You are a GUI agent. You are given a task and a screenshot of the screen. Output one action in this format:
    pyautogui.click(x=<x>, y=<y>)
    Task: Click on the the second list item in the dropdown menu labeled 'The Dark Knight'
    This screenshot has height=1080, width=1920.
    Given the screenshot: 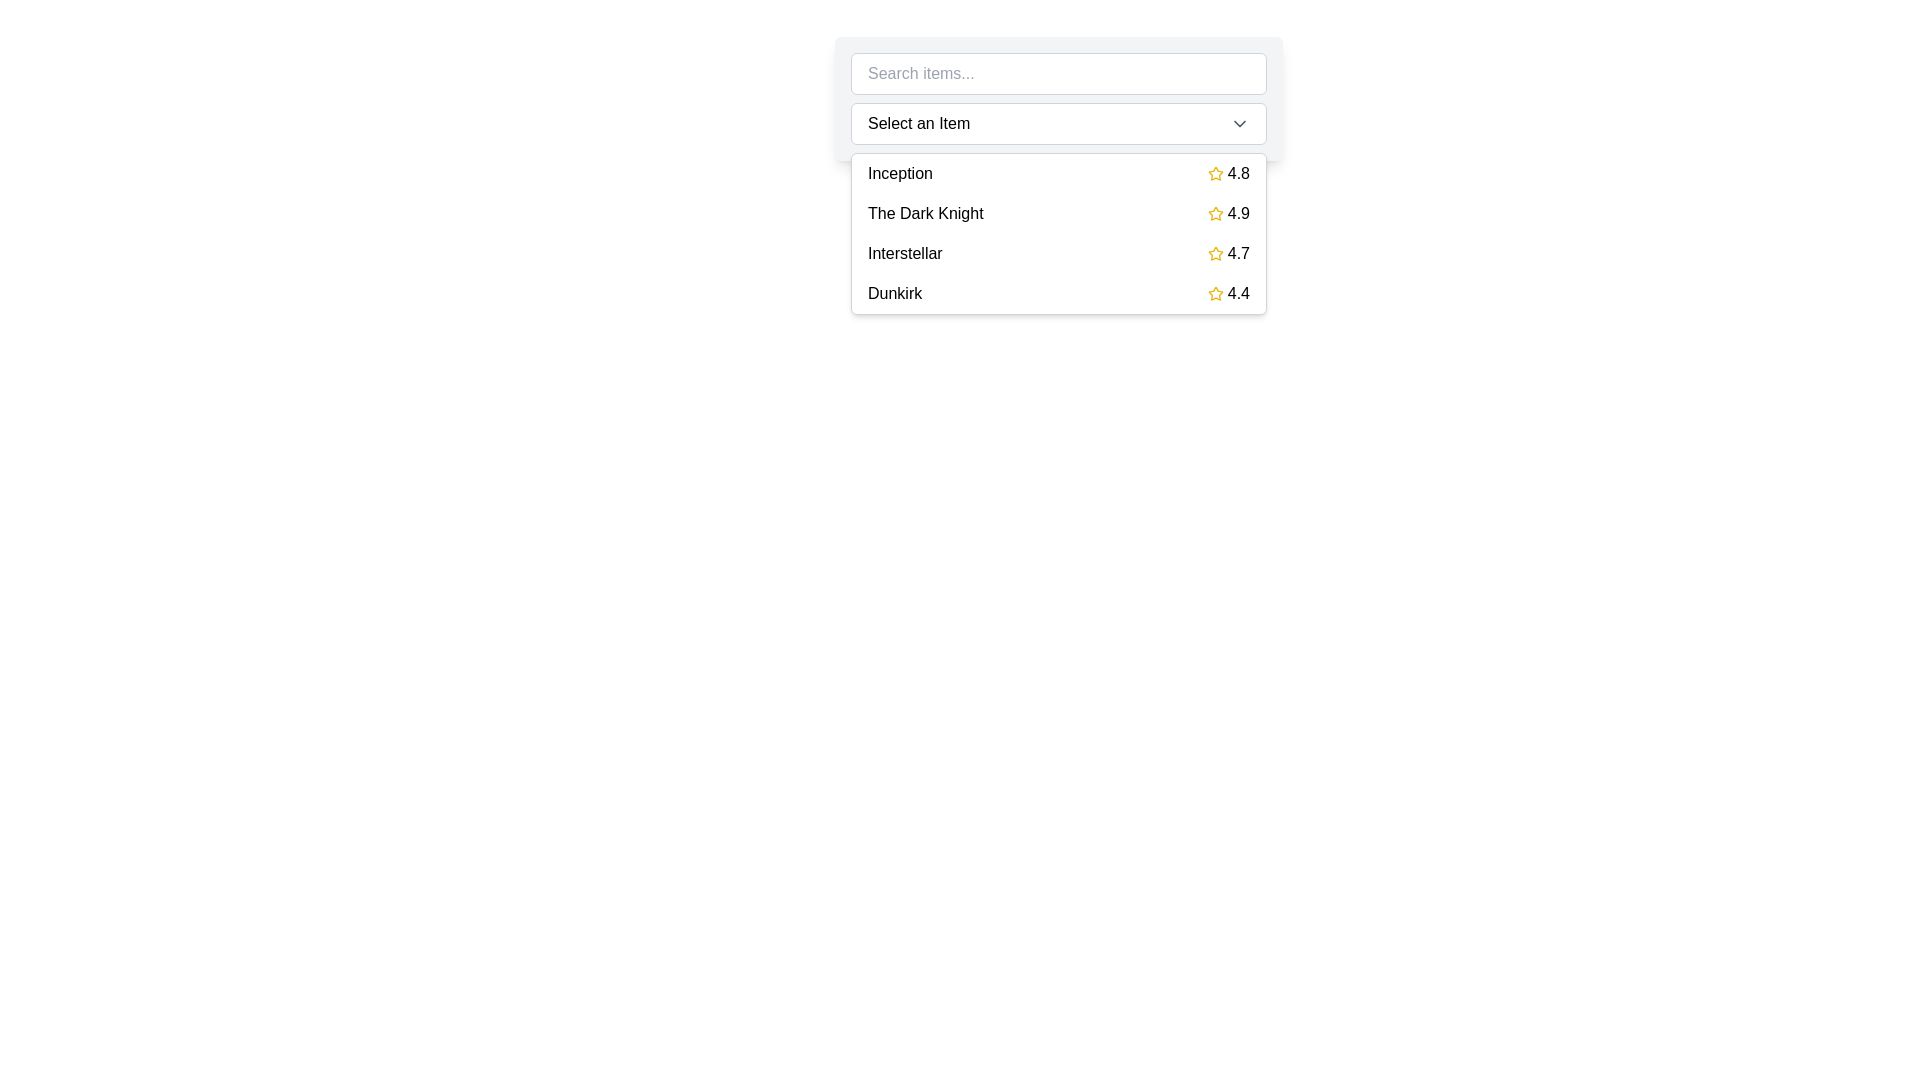 What is the action you would take?
    pyautogui.click(x=1058, y=213)
    